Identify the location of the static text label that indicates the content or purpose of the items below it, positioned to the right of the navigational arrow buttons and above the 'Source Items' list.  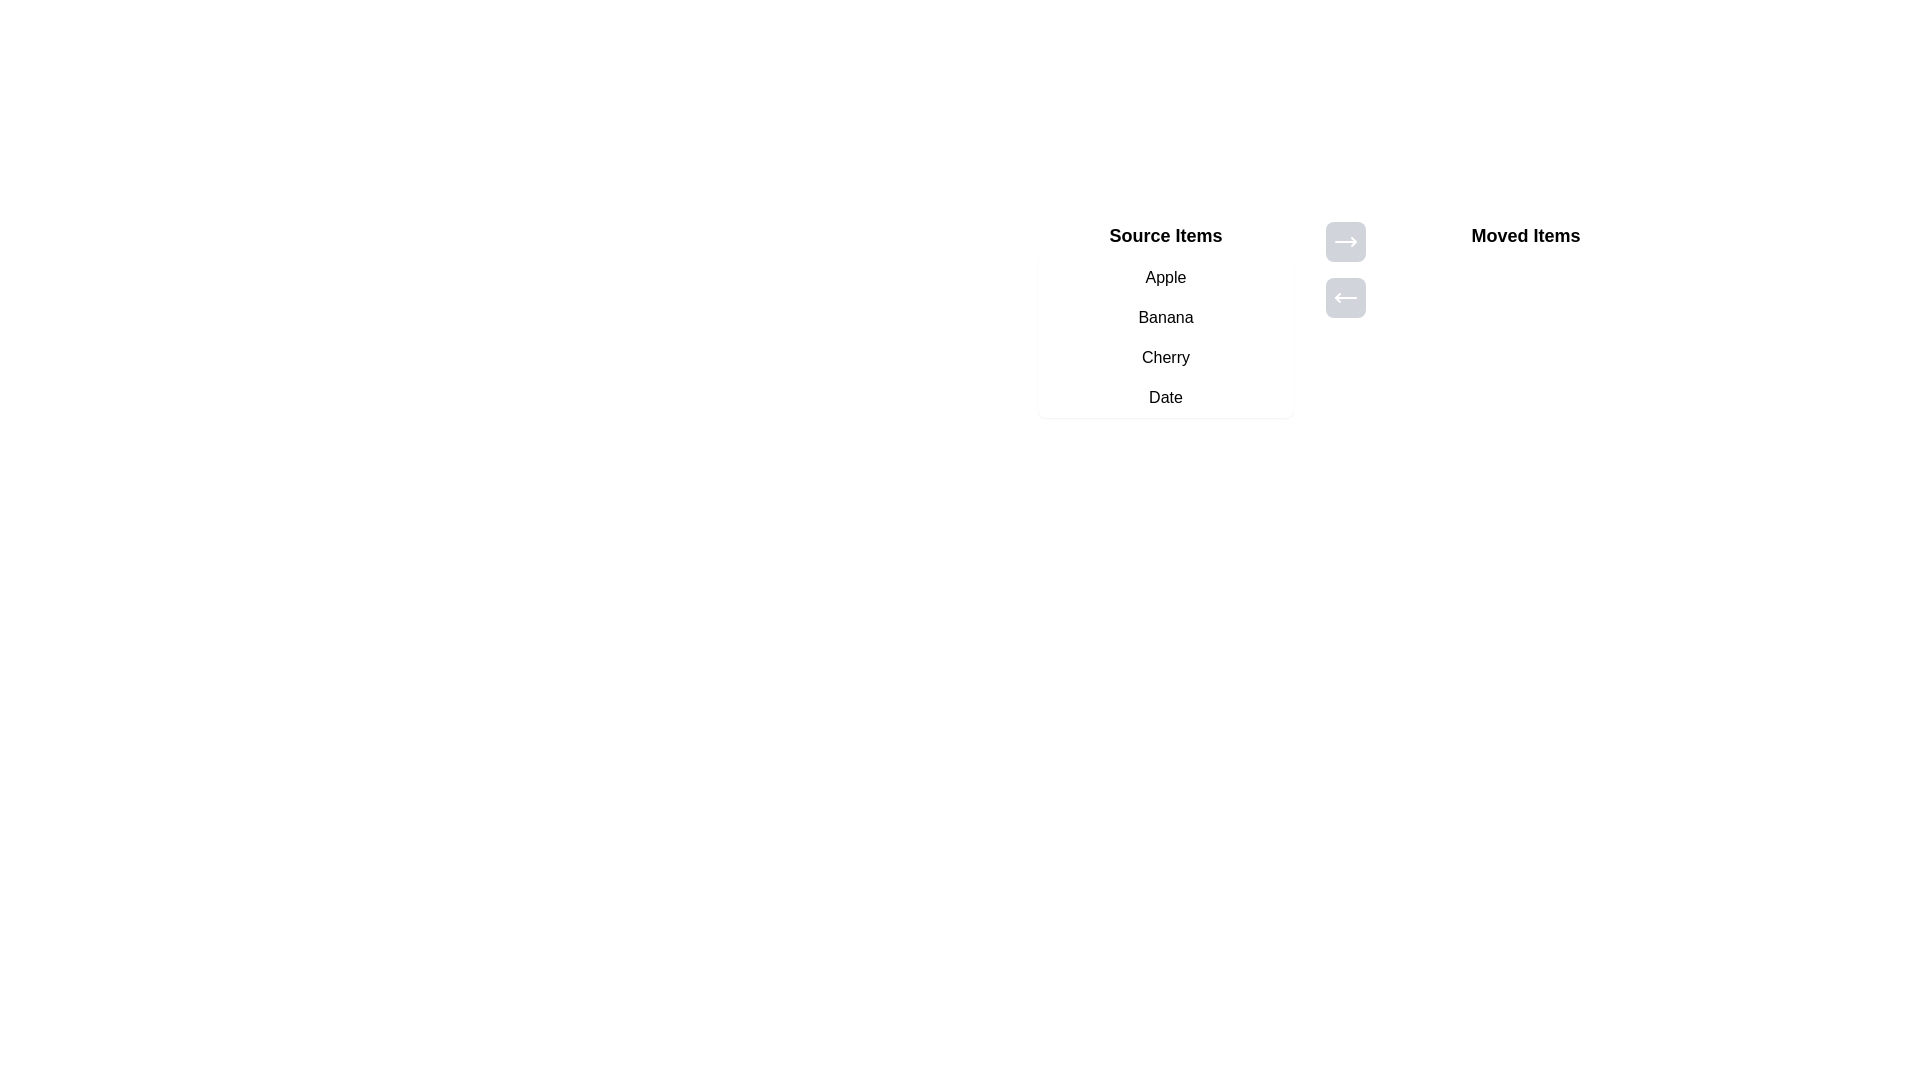
(1525, 234).